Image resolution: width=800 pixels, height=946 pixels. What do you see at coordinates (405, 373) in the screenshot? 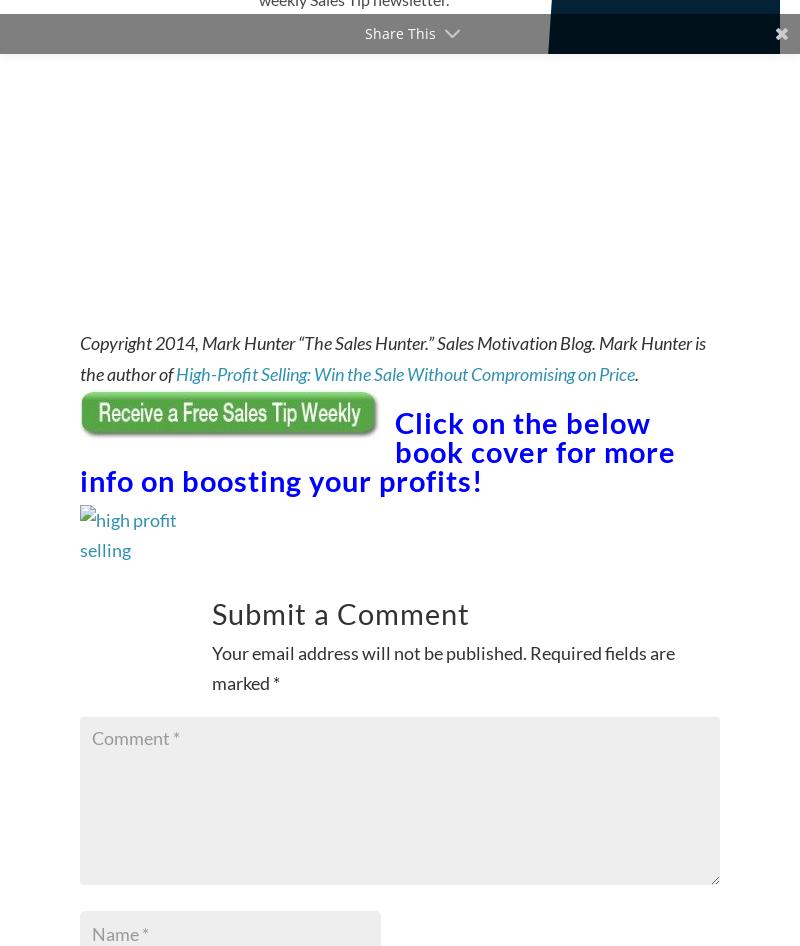
I see `'High-Profit Selling: Win the Sale Without Compromising on Price'` at bounding box center [405, 373].